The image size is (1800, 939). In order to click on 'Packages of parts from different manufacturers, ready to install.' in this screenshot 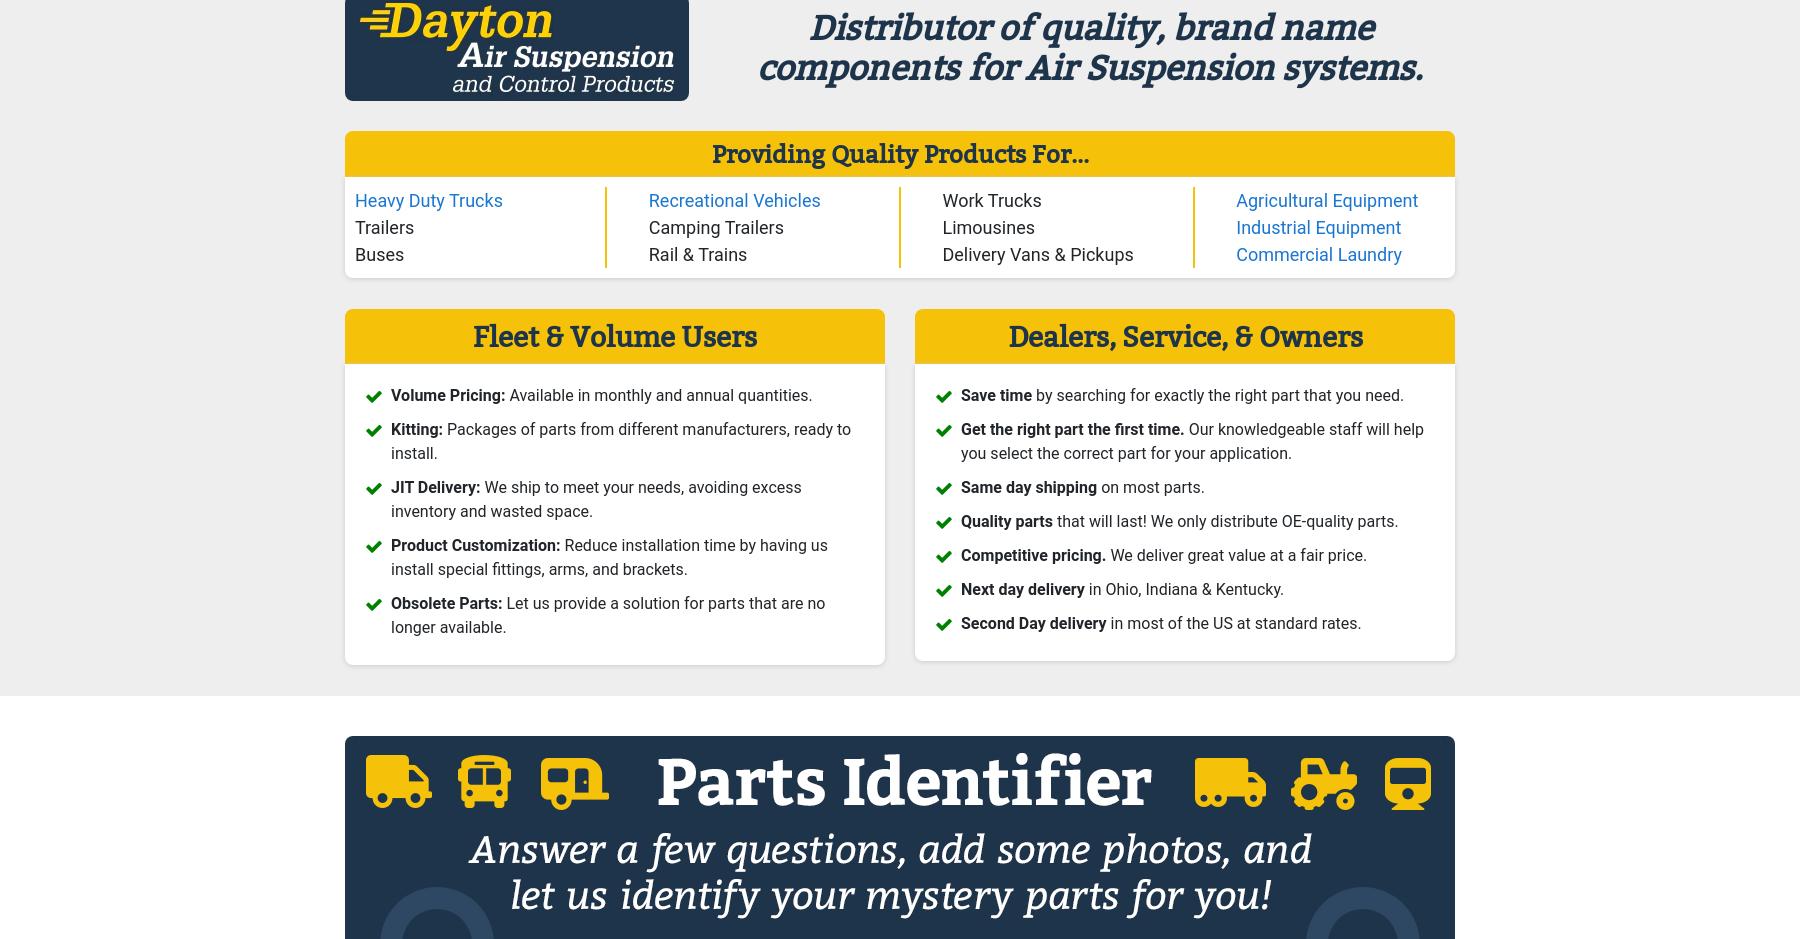, I will do `click(621, 441)`.